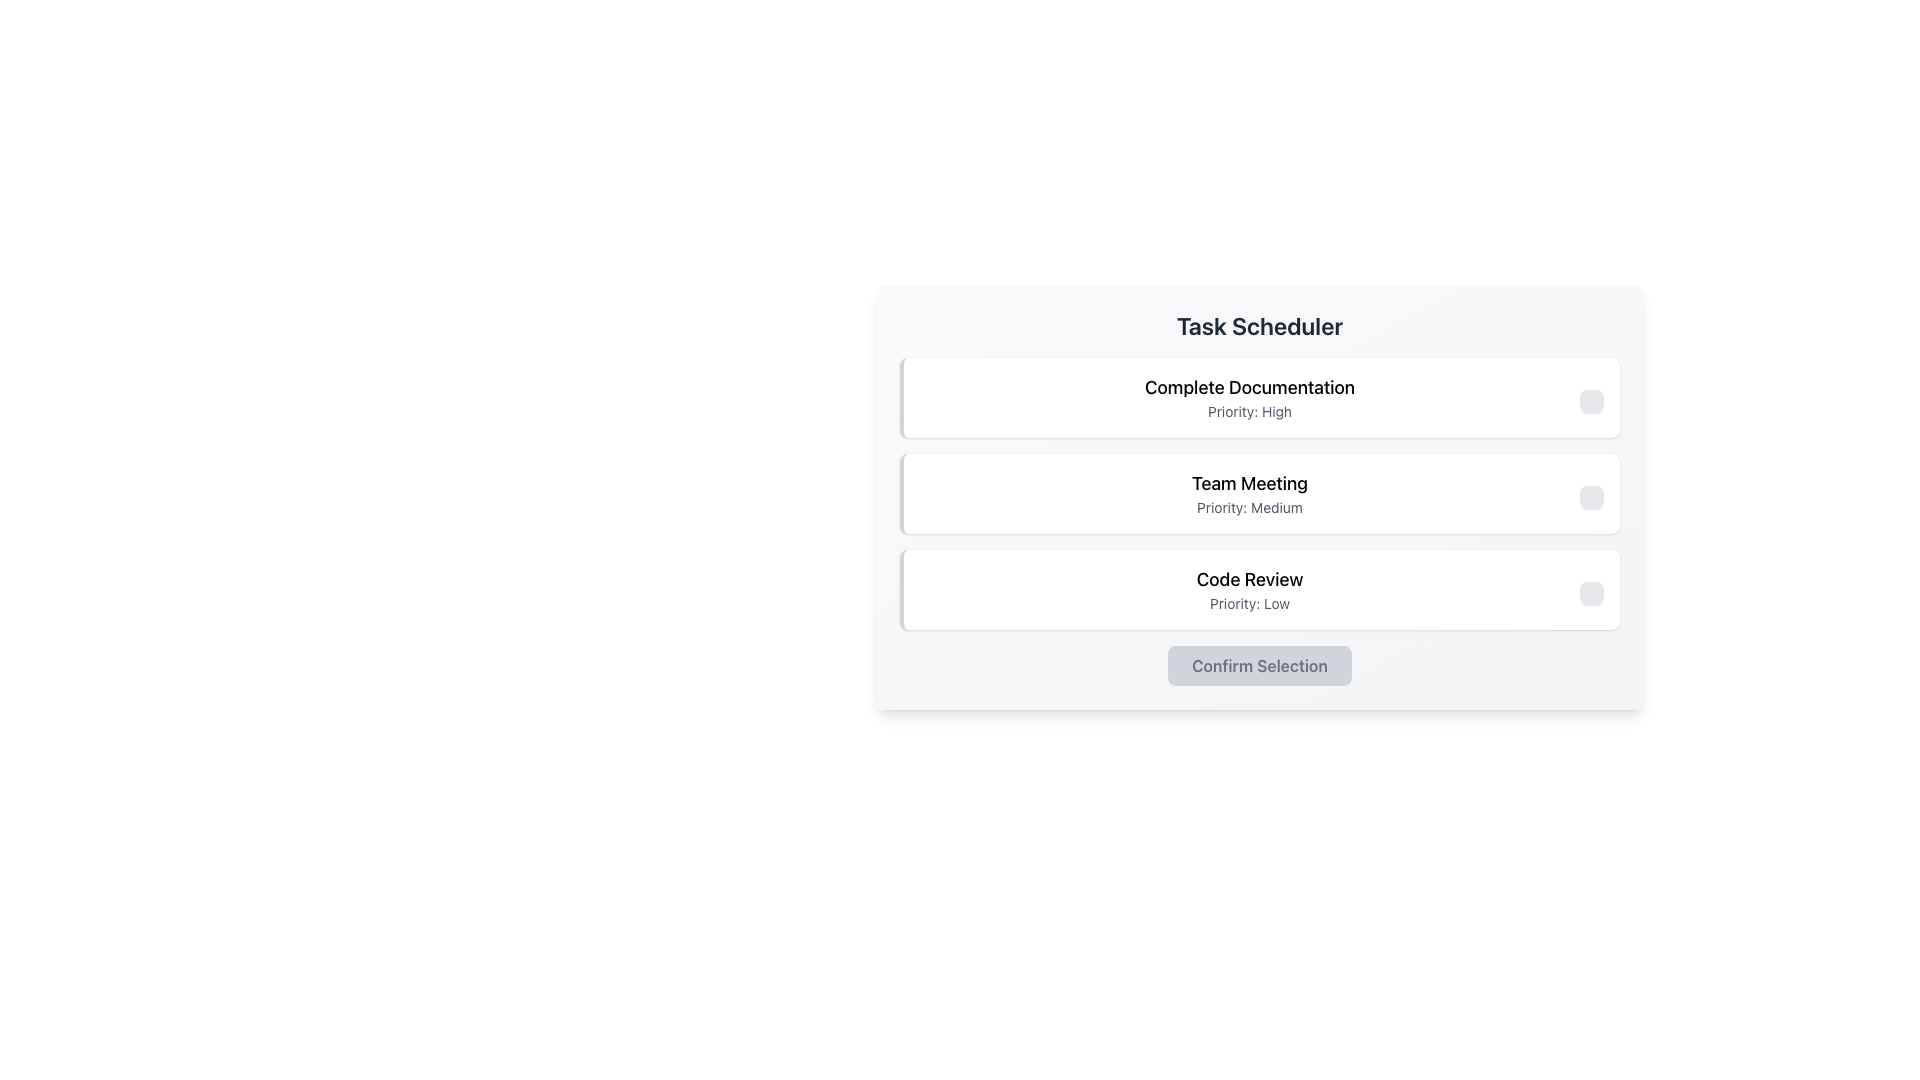 The image size is (1920, 1080). Describe the element at coordinates (1258, 493) in the screenshot. I see `the 'Team Meeting' task card, which is the second card in the vertical grid layout, positioned between 'Complete Documentation' and 'Code Review'` at that location.